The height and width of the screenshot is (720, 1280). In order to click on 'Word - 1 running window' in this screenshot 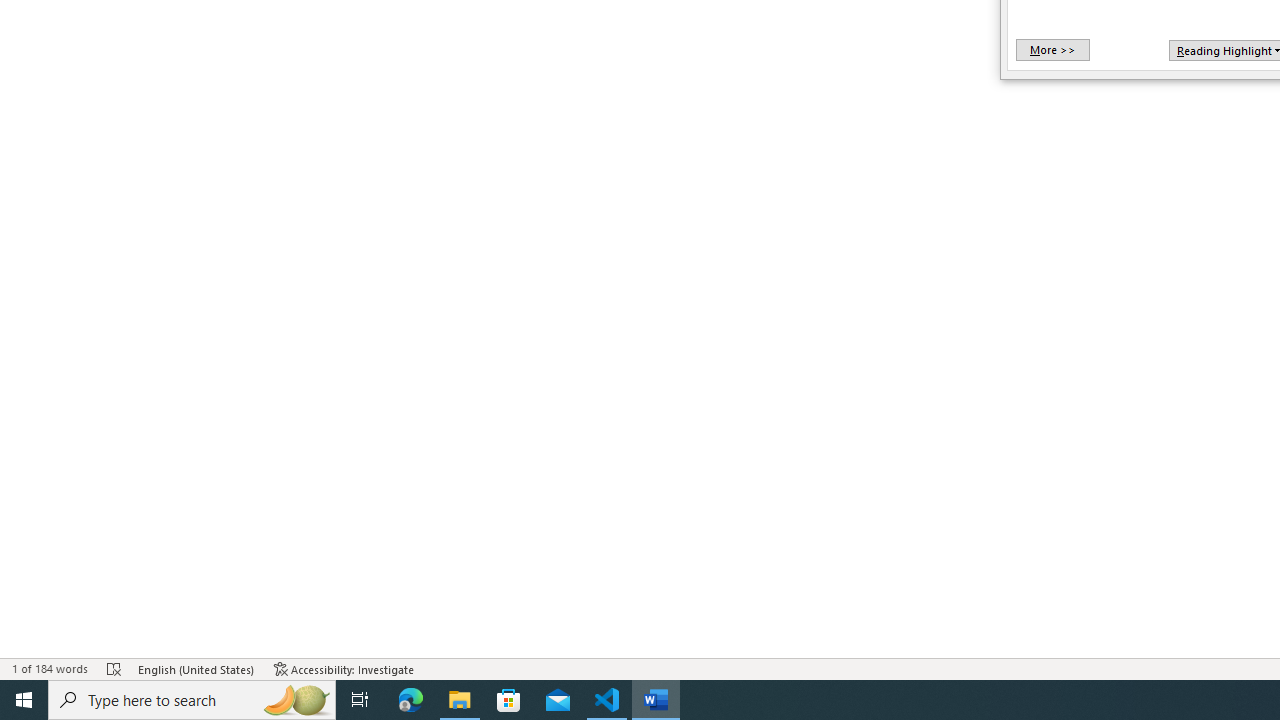, I will do `click(656, 698)`.